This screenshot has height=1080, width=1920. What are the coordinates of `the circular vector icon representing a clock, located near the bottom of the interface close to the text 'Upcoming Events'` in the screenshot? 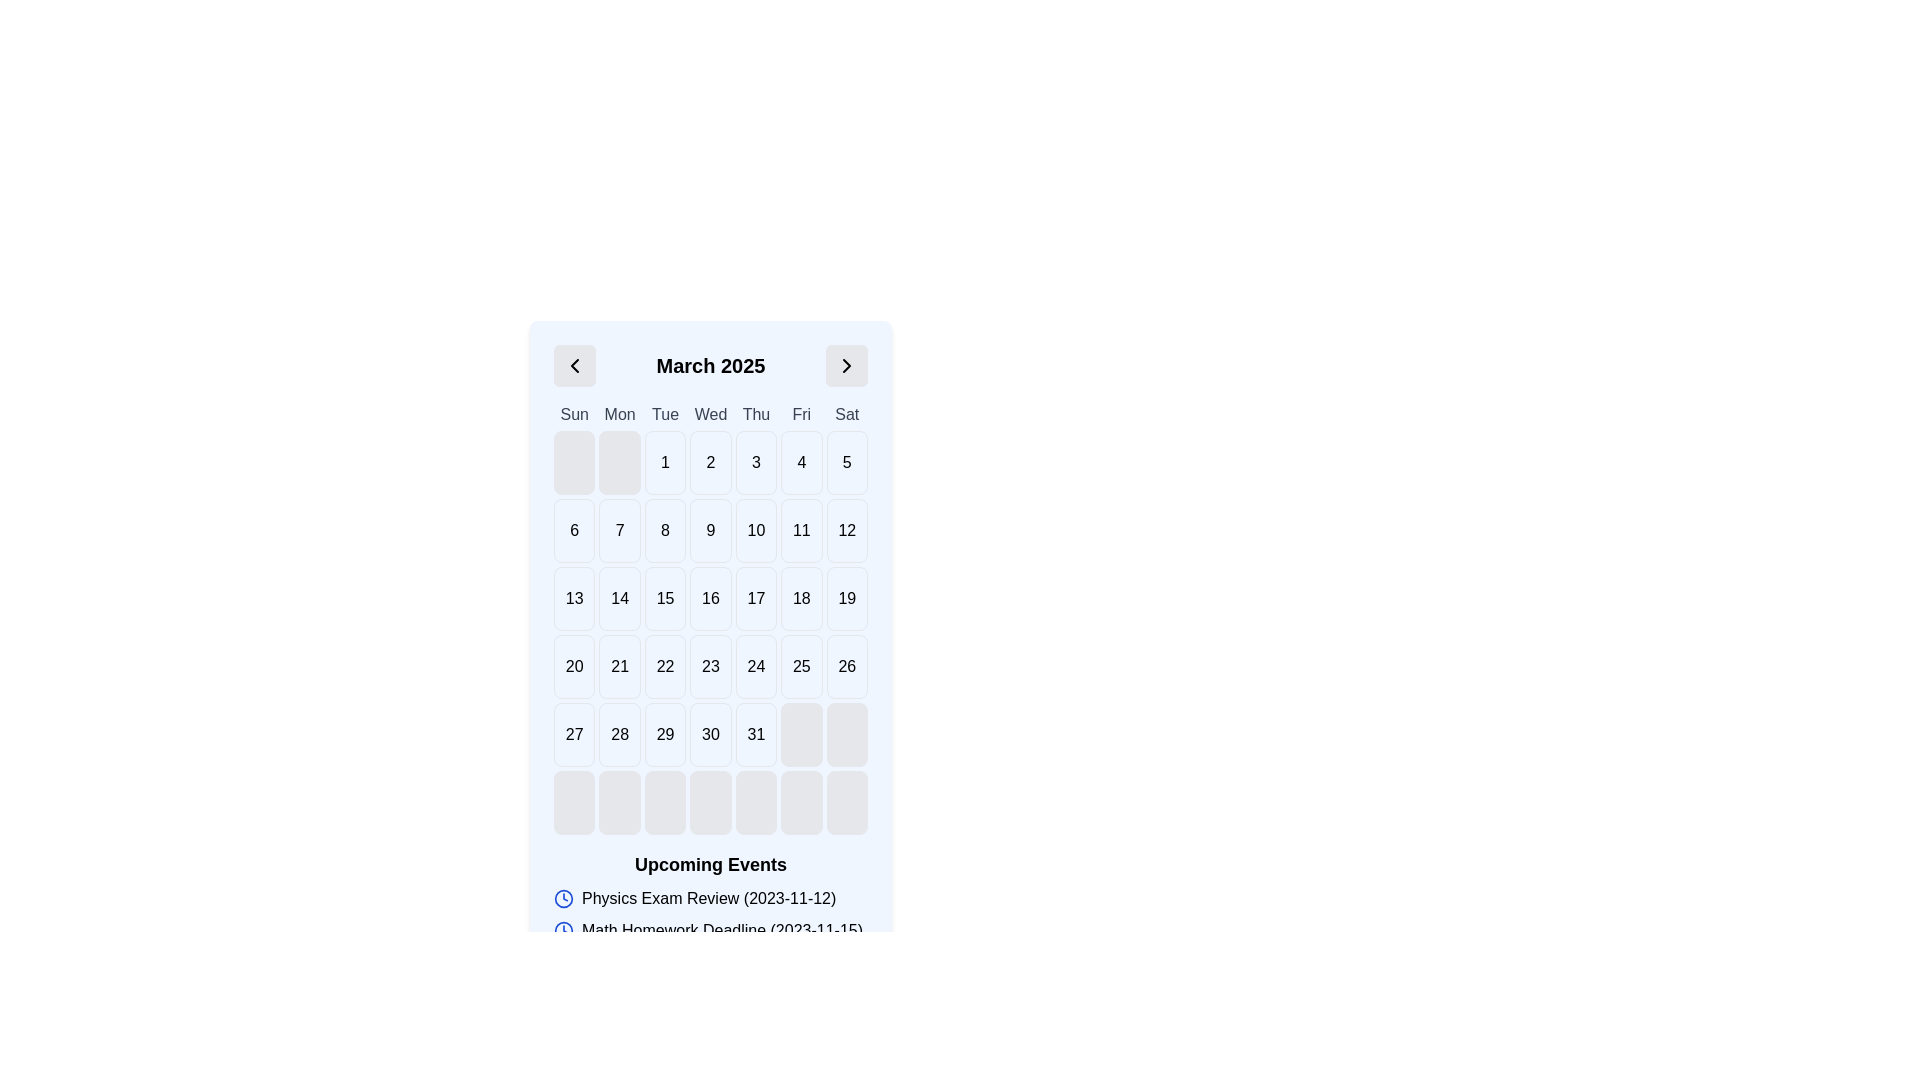 It's located at (563, 930).